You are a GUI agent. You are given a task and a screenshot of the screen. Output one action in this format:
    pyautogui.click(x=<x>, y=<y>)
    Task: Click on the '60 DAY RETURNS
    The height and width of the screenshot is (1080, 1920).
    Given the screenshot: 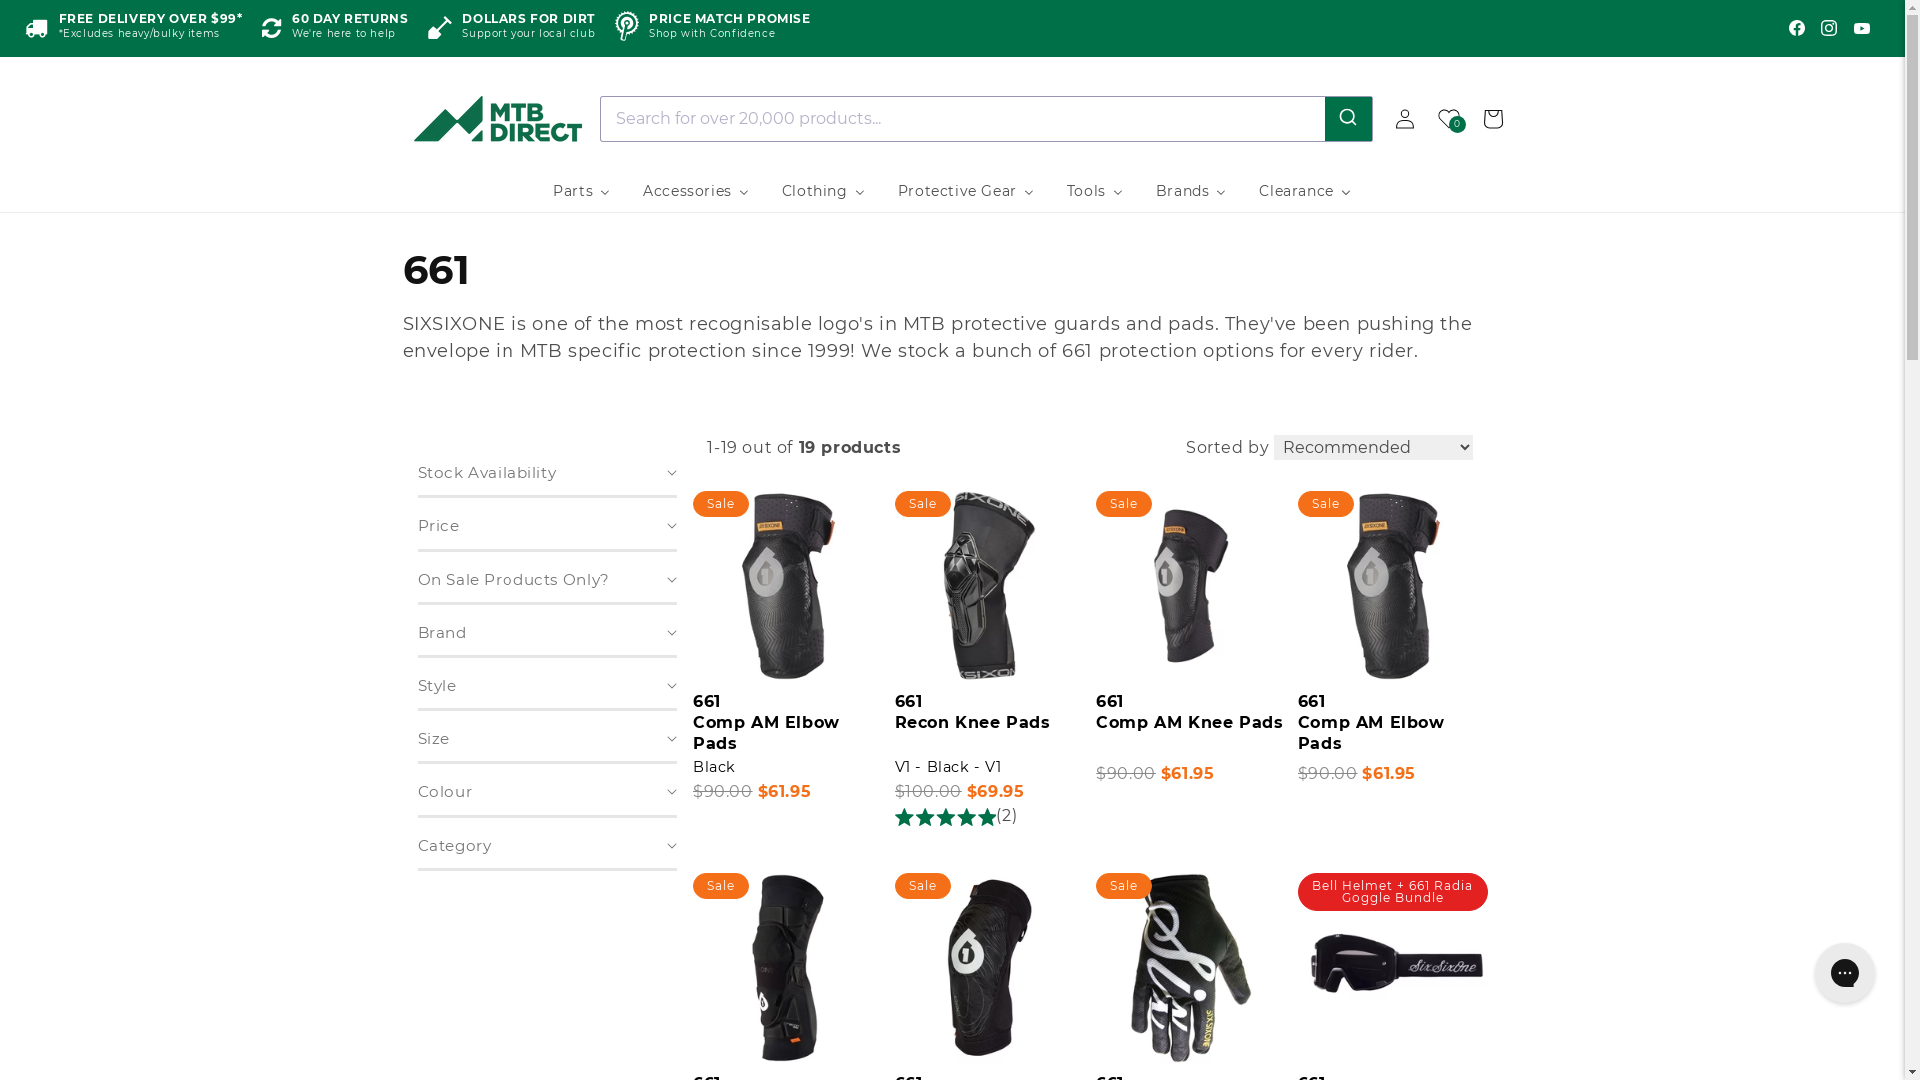 What is the action you would take?
    pyautogui.click(x=335, y=28)
    